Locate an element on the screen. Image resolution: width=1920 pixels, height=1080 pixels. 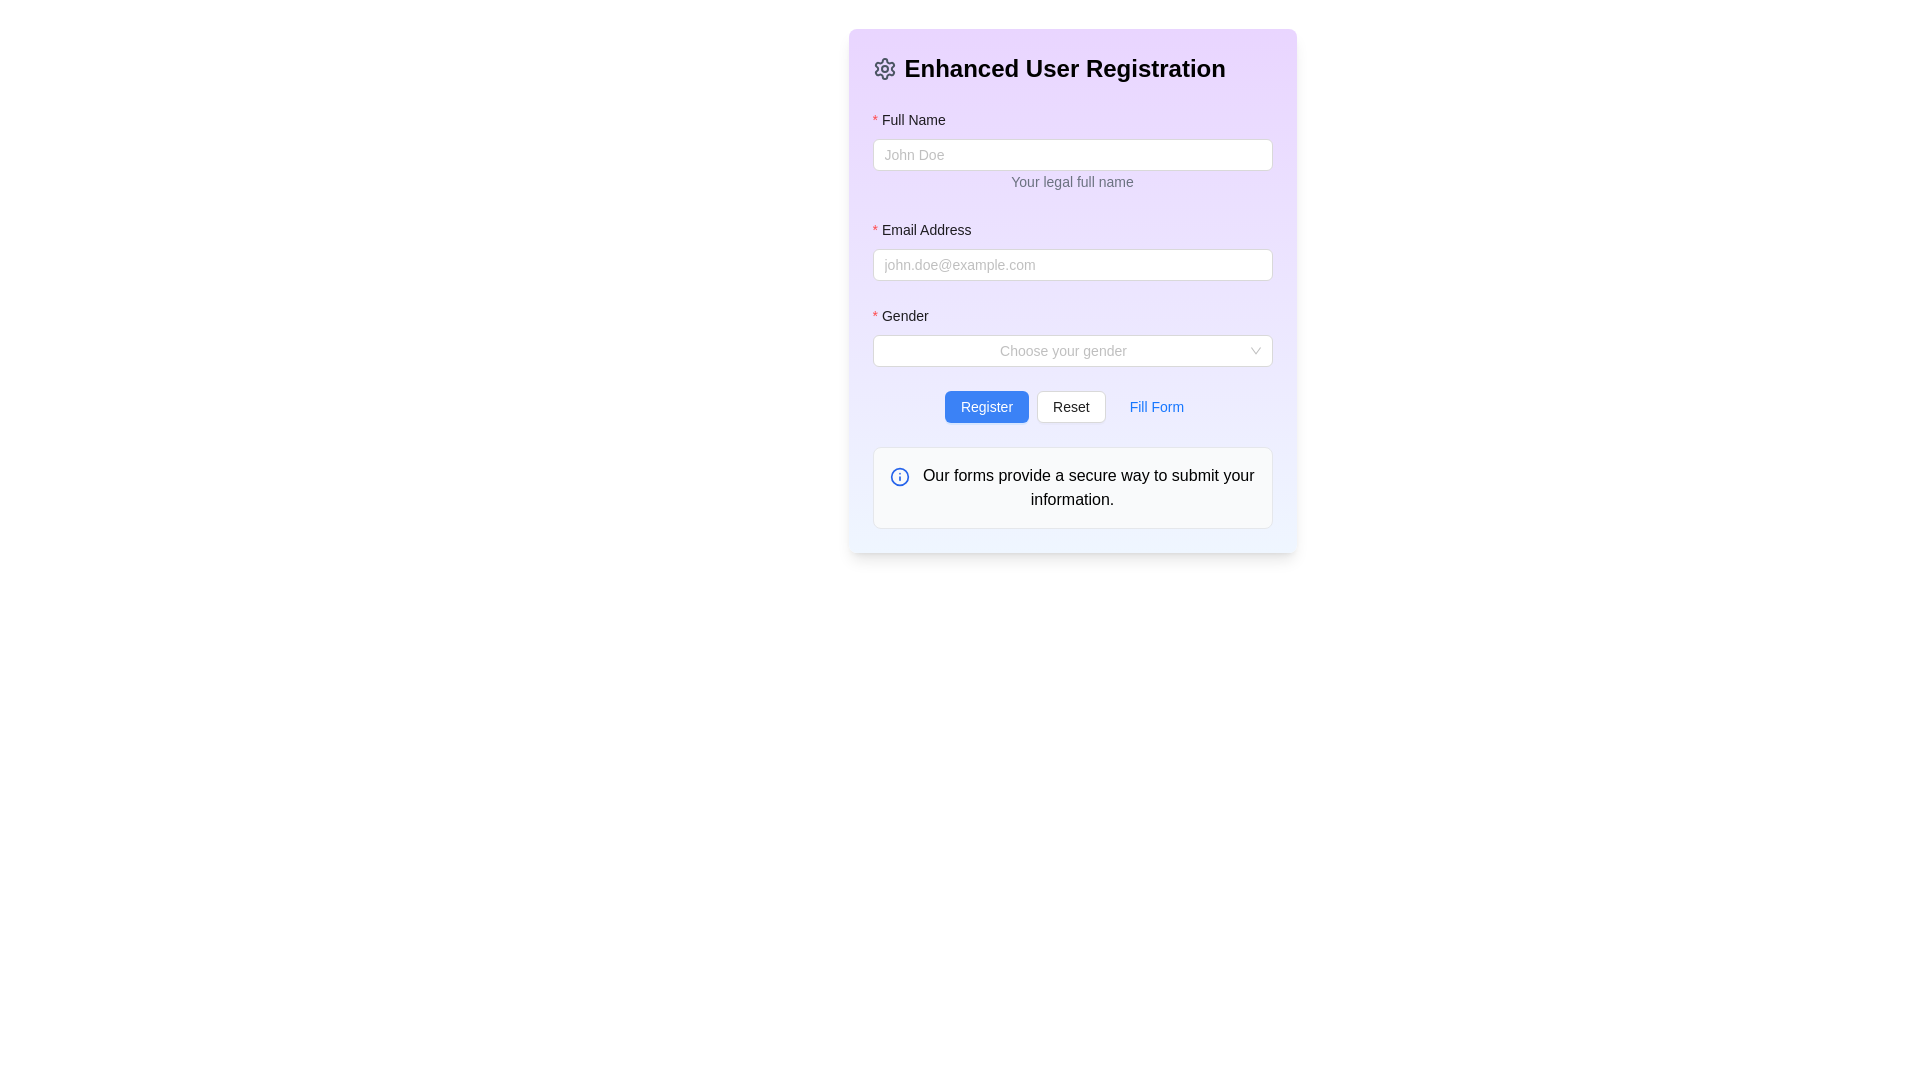
the 'Fill Form' button, which is the third button in a row of three buttons below a form is located at coordinates (1156, 406).